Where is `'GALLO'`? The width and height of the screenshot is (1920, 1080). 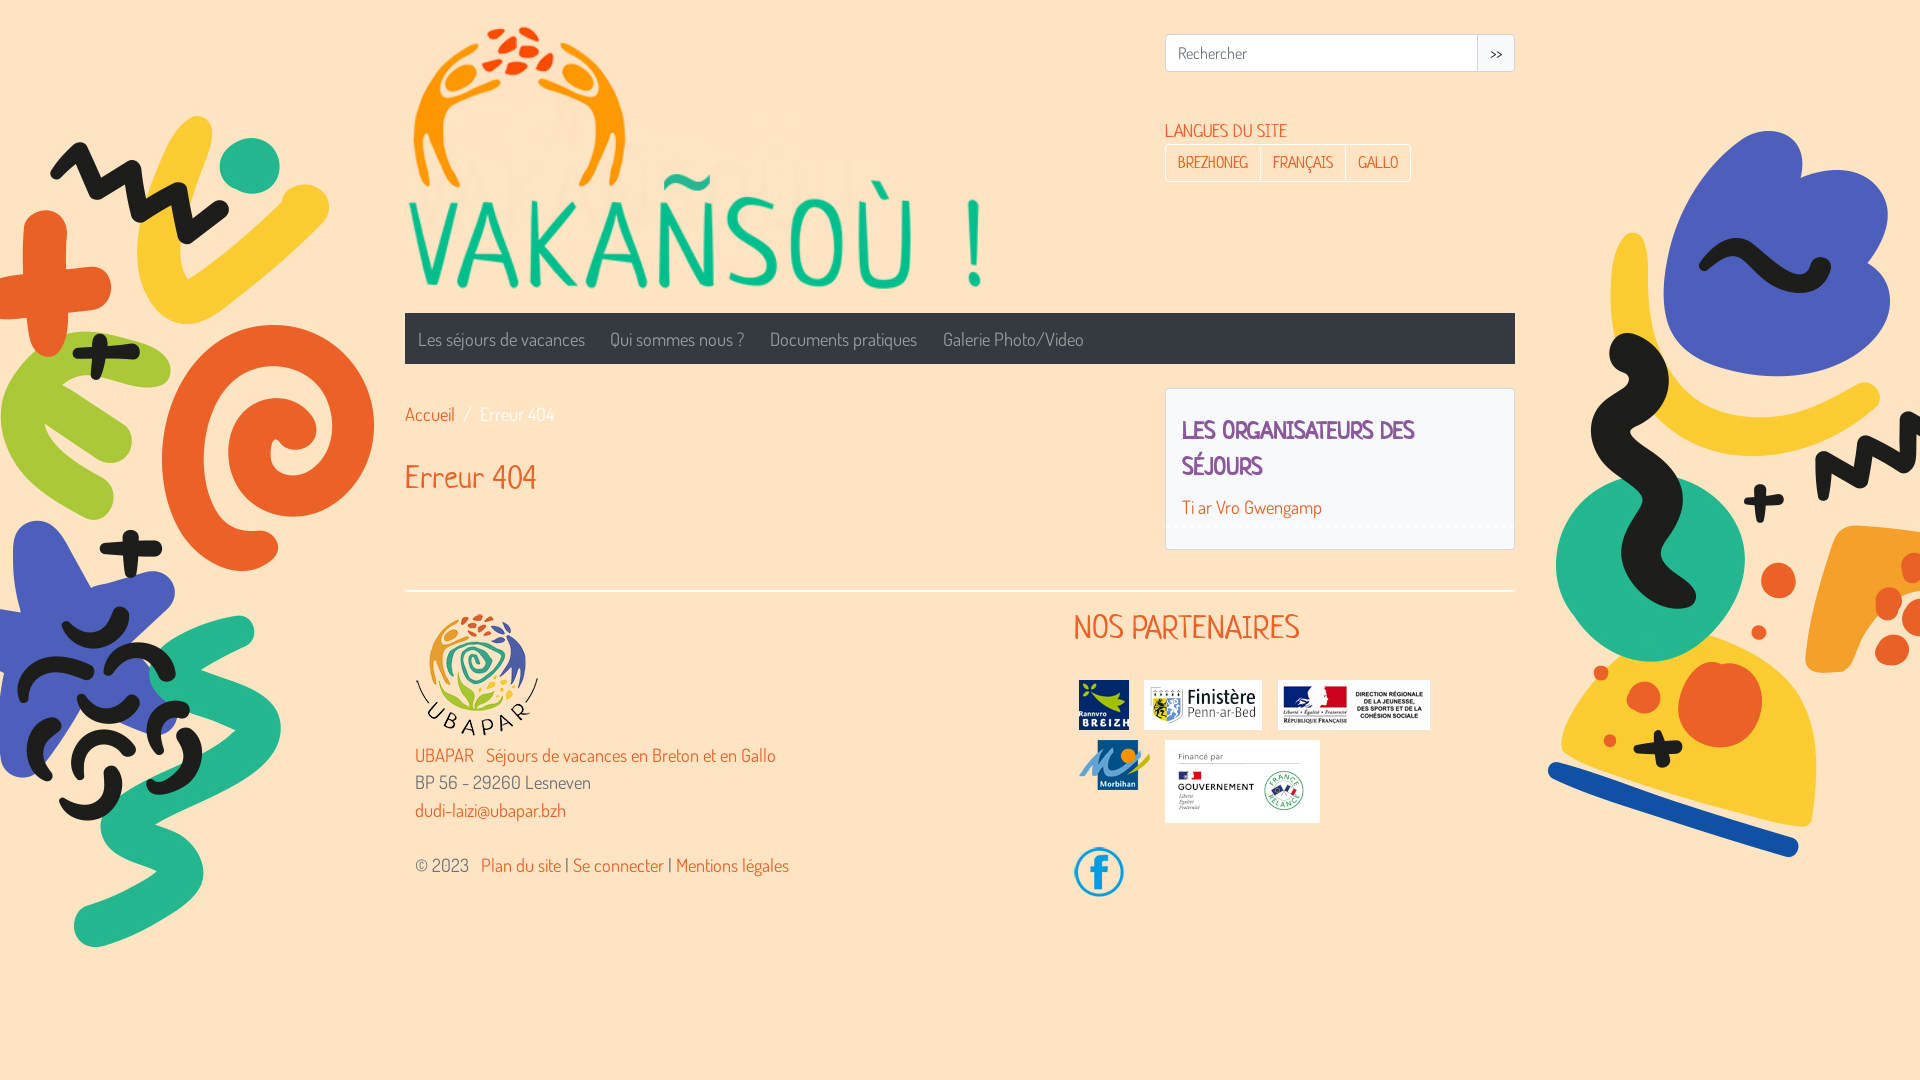
'GALLO' is located at coordinates (1376, 161).